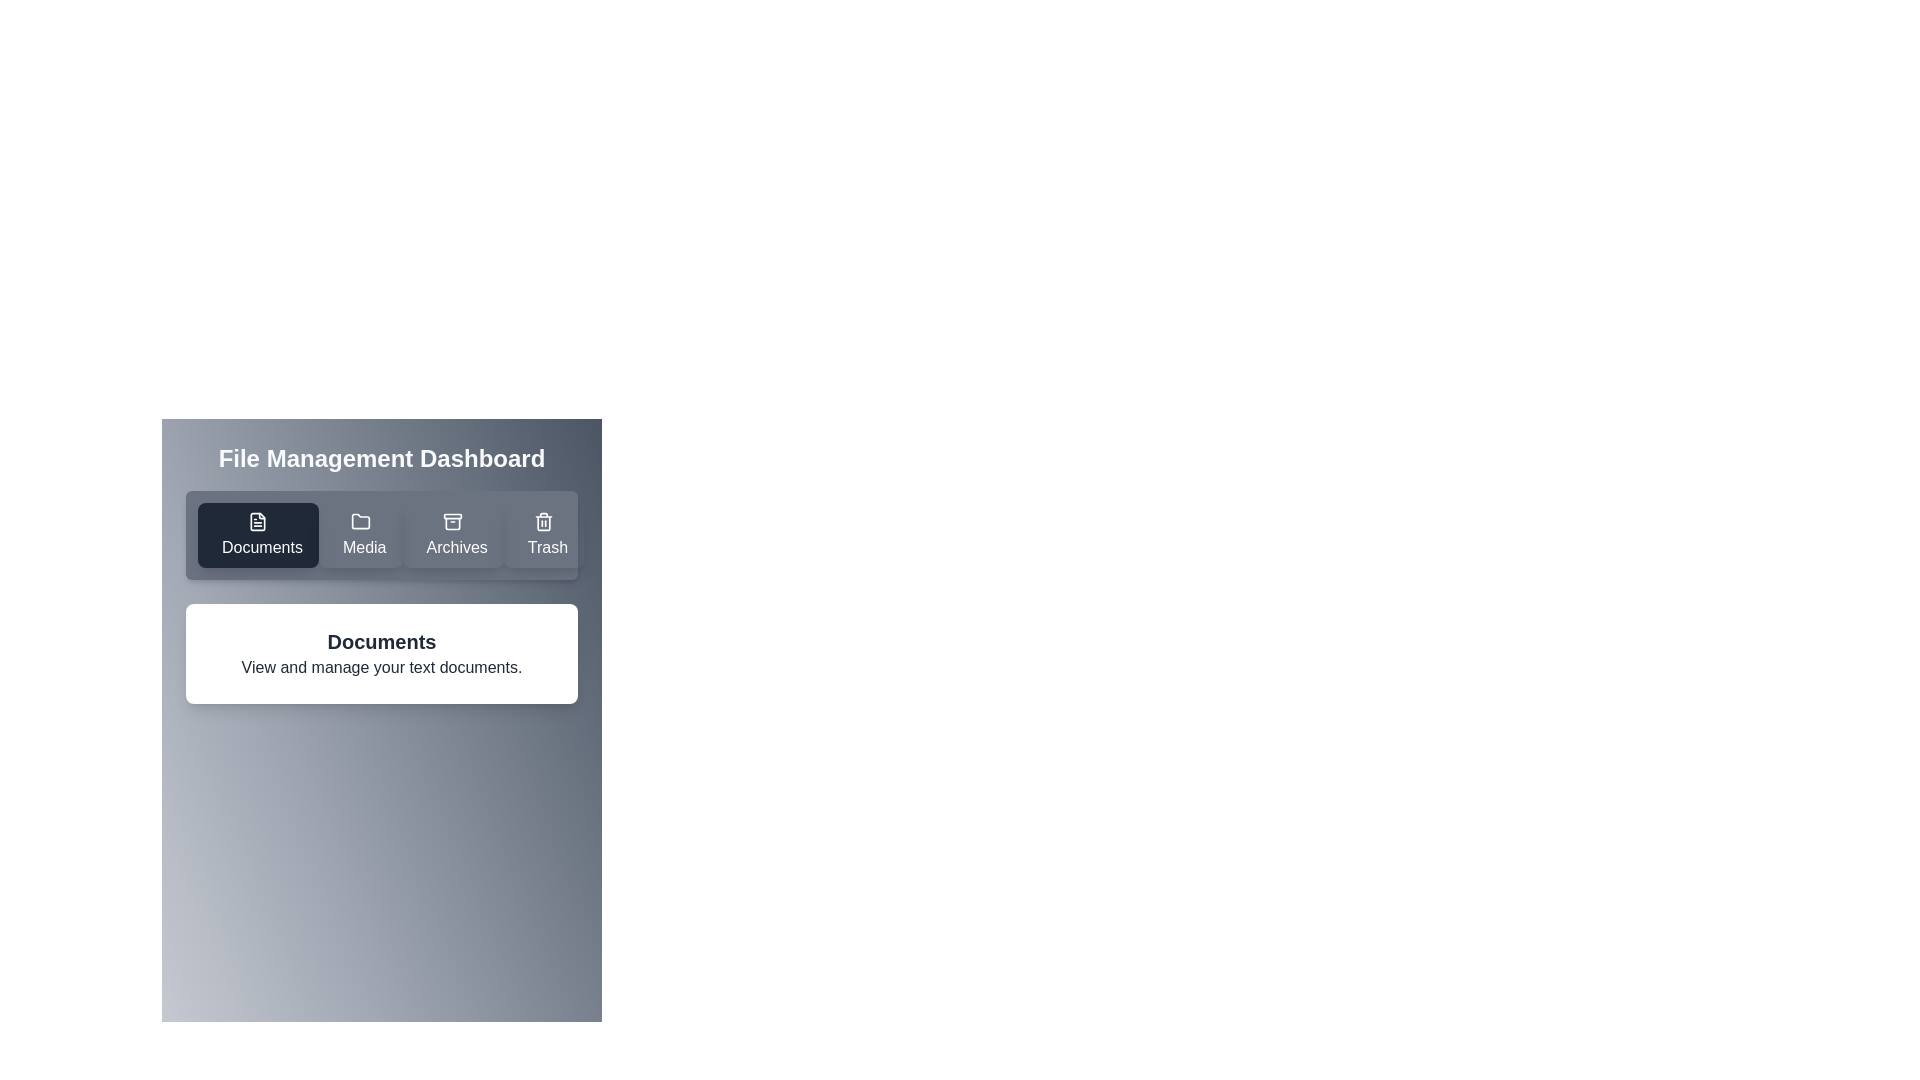 The width and height of the screenshot is (1920, 1080). I want to click on the tab button corresponding to Trash, so click(543, 534).